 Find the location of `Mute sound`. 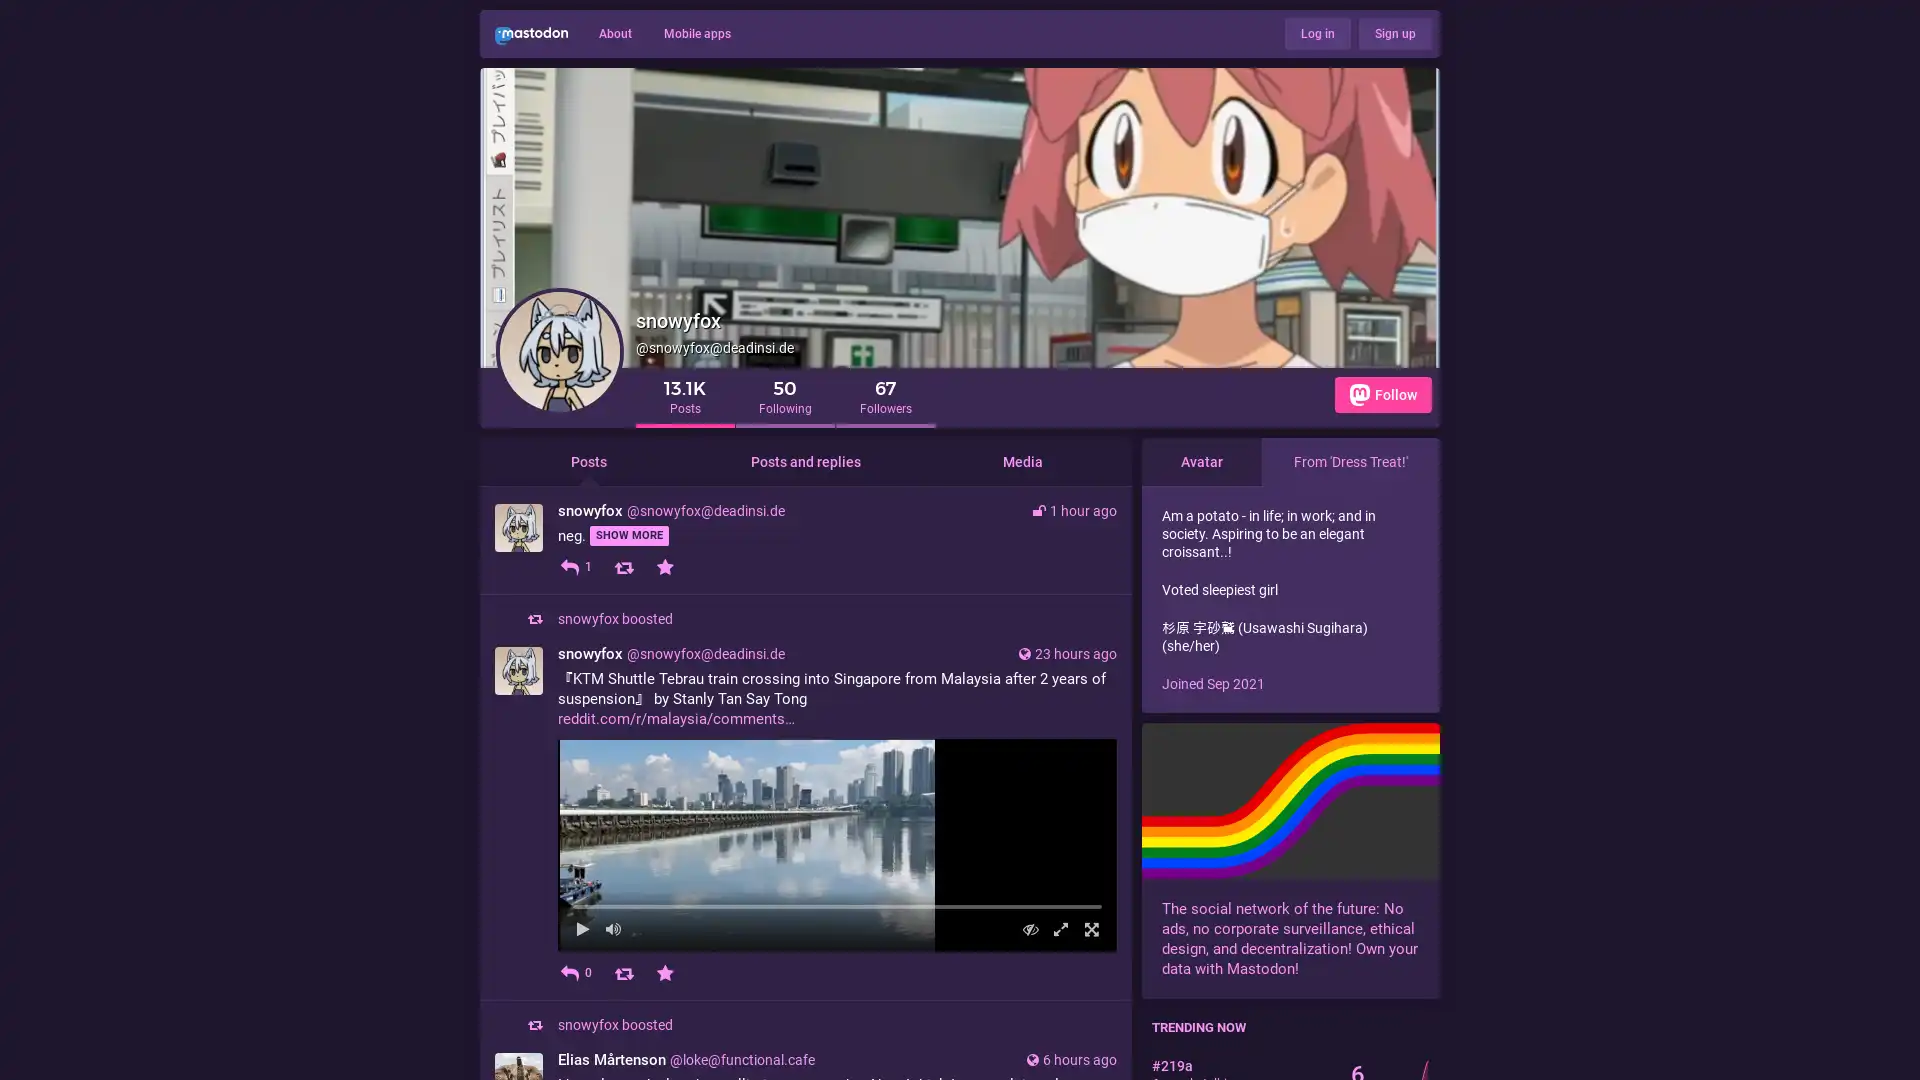

Mute sound is located at coordinates (612, 1030).